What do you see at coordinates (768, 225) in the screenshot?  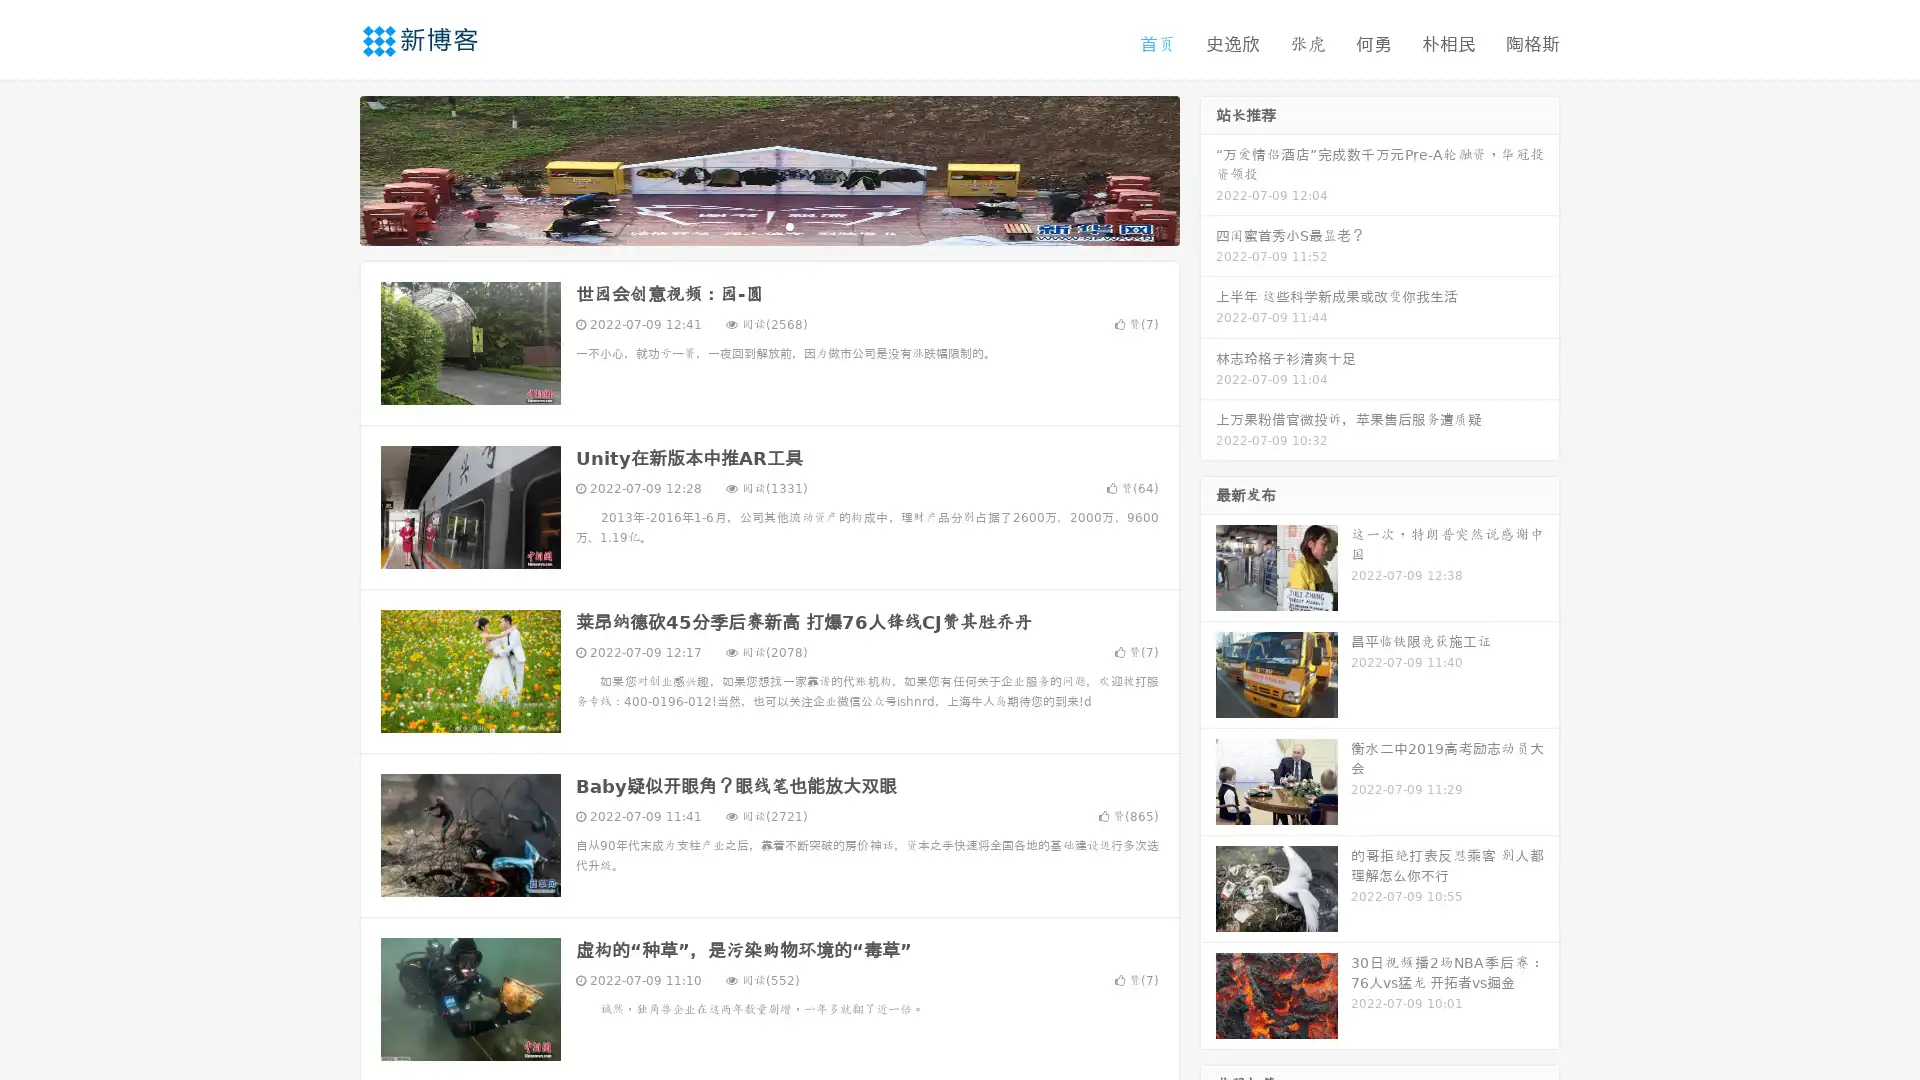 I see `Go to slide 2` at bounding box center [768, 225].